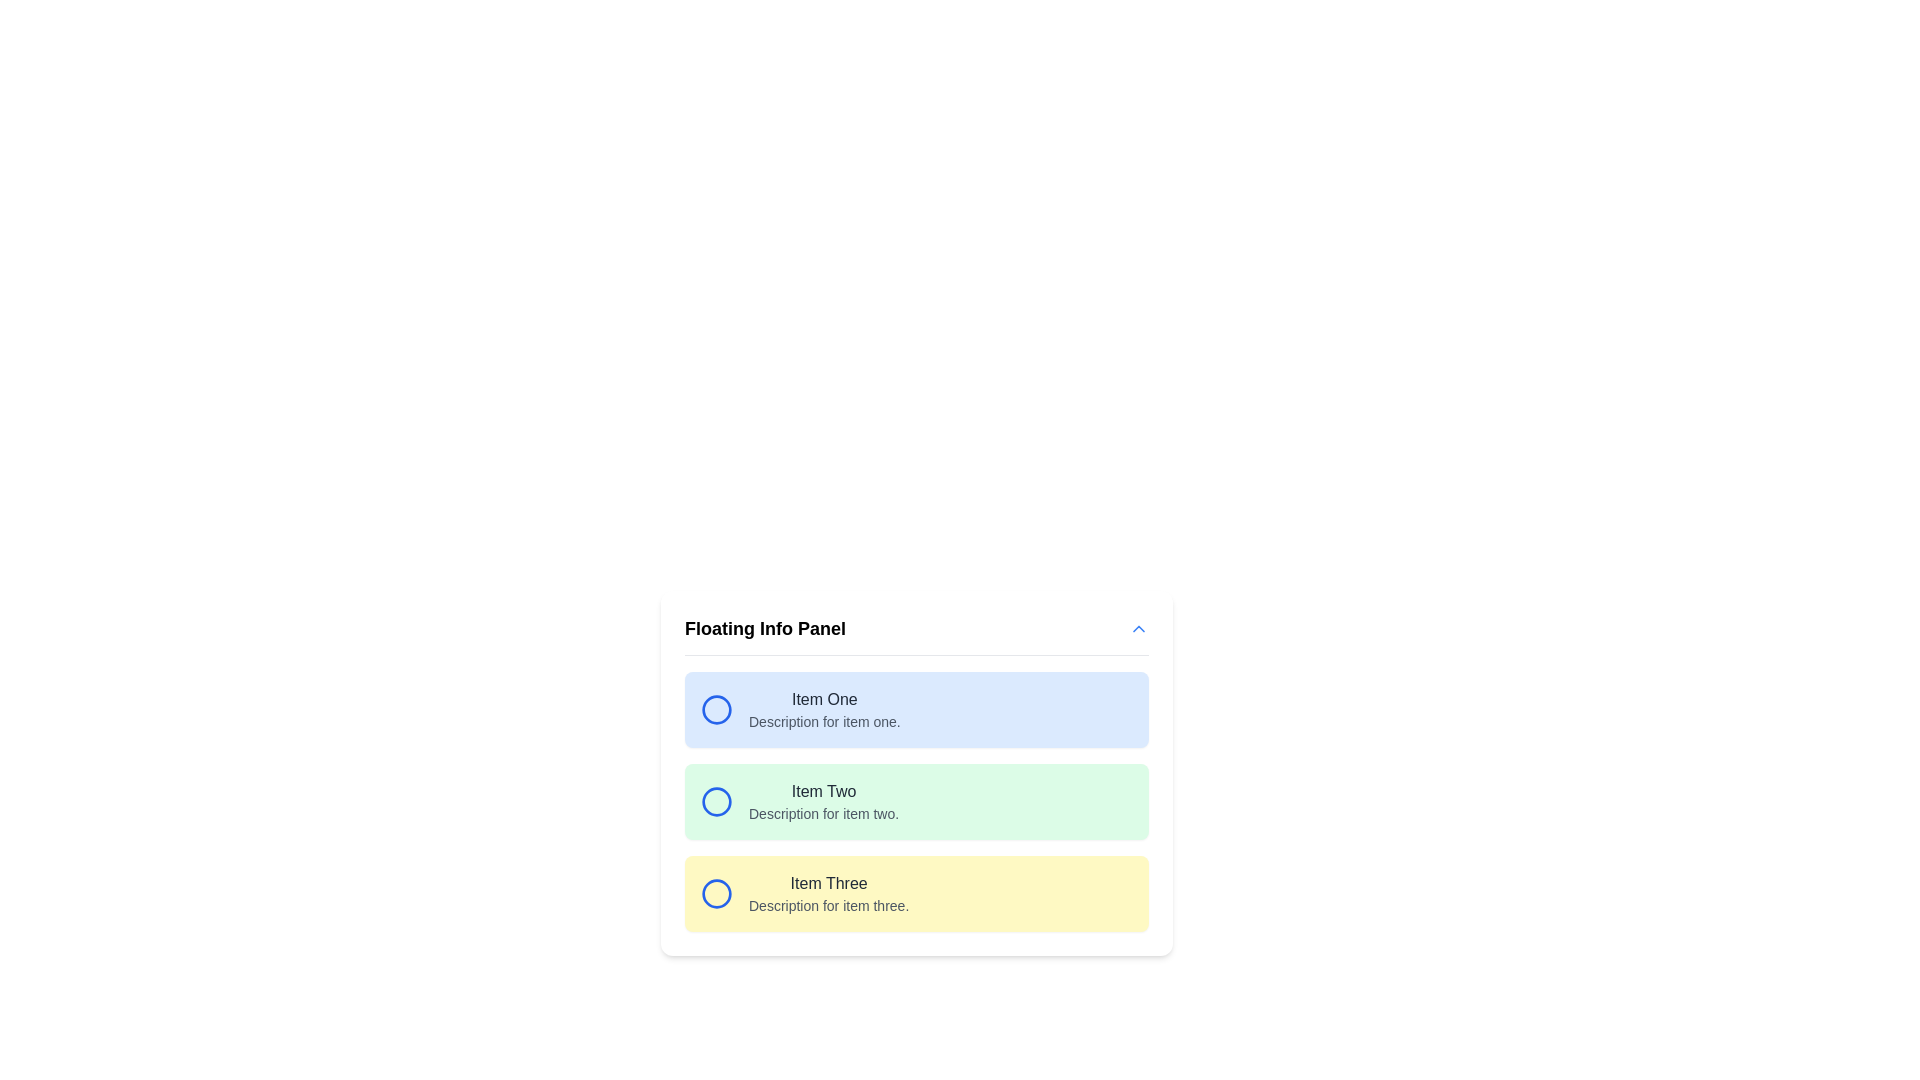  Describe the element at coordinates (915, 801) in the screenshot. I see `the second item in the list, which has a light green background and is titled 'Item Two'` at that location.